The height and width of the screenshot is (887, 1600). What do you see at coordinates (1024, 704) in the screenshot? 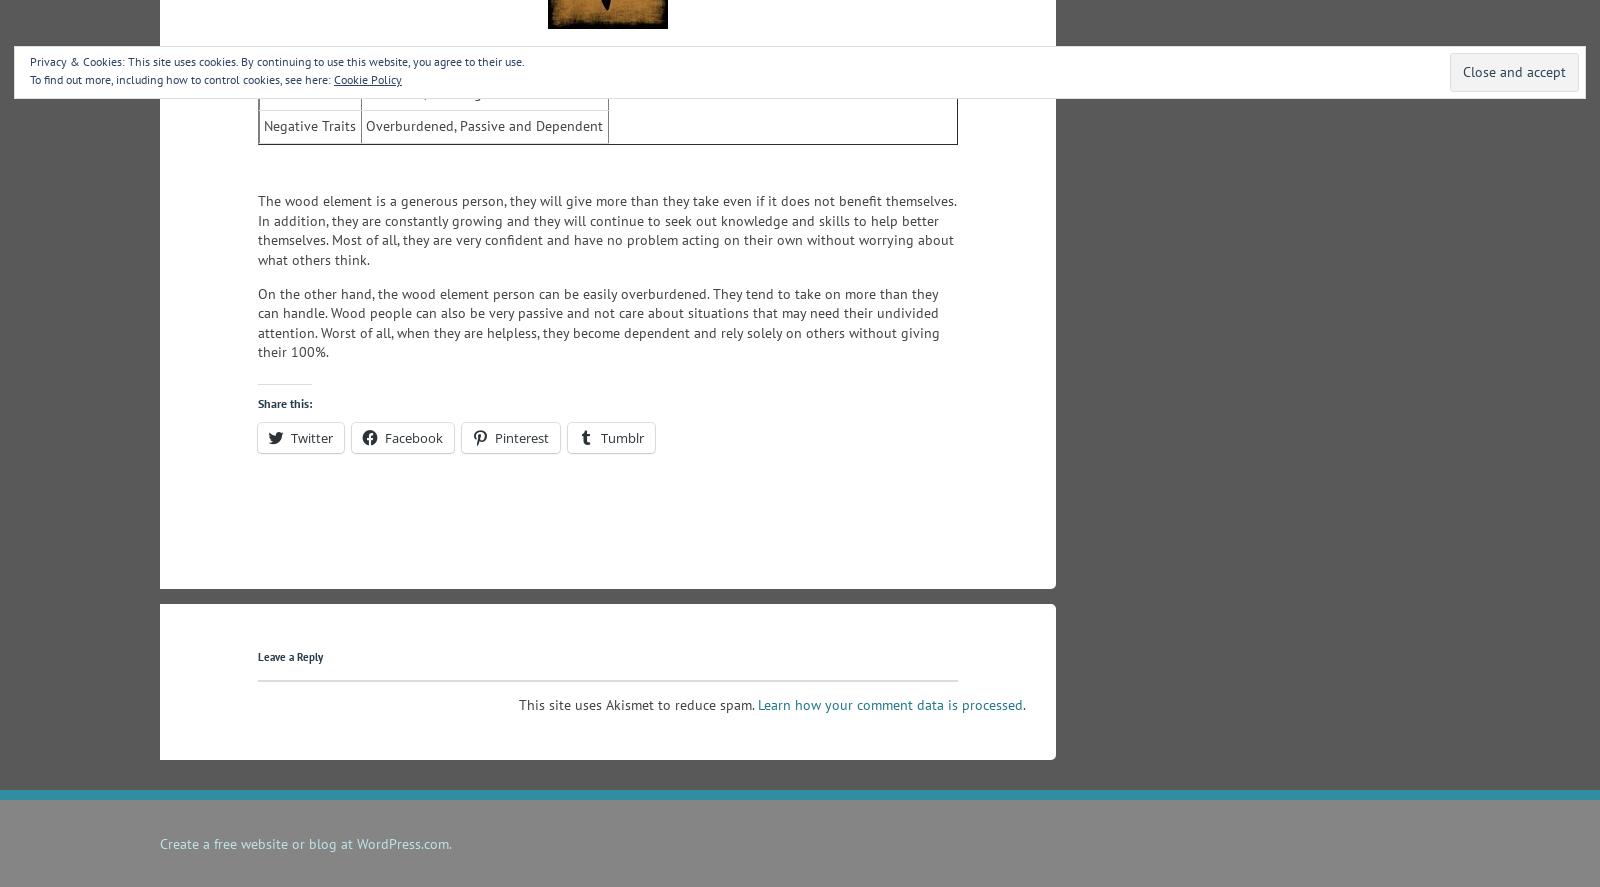
I see `'.'` at bounding box center [1024, 704].